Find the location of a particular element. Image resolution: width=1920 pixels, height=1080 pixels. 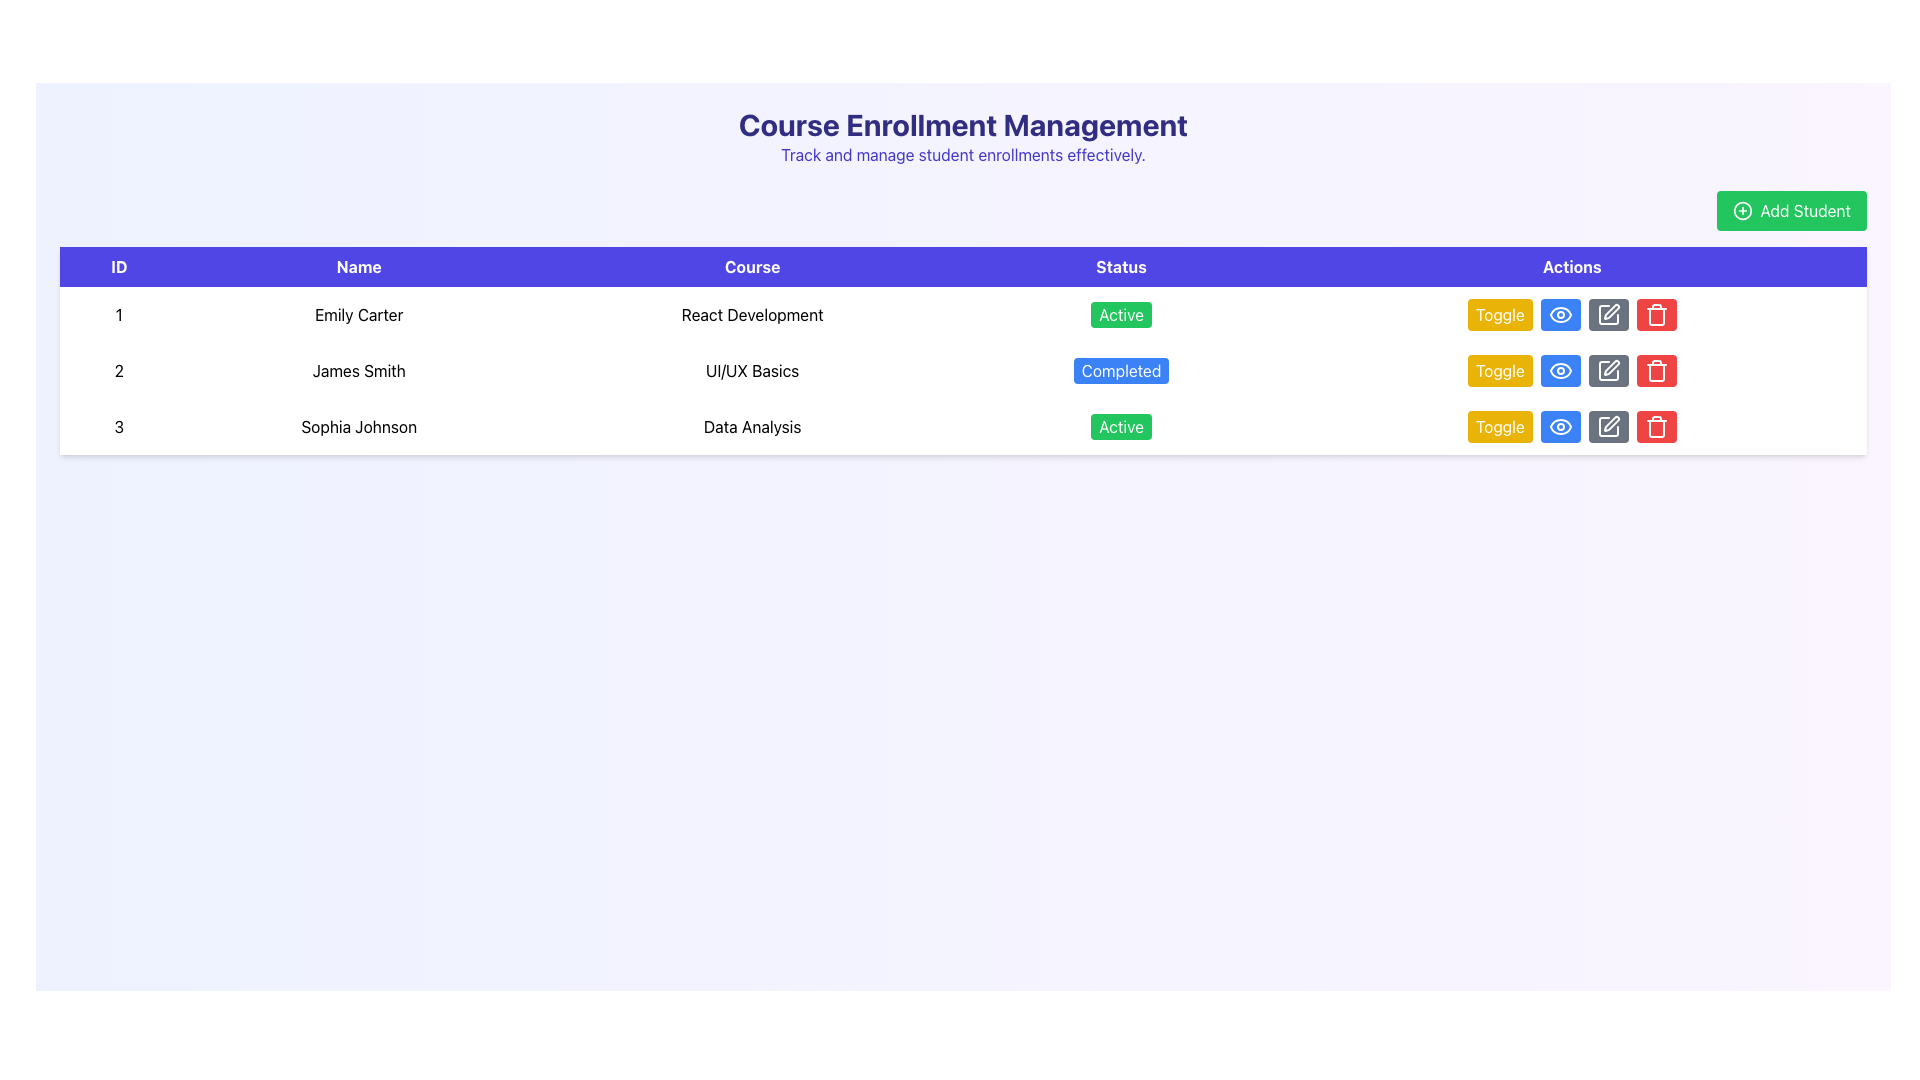

the edit icon button located in the 'Actions' column of the table for the entry corresponding to 'James Smith' and 'UI/UX Basics' to initiate editing is located at coordinates (1608, 370).